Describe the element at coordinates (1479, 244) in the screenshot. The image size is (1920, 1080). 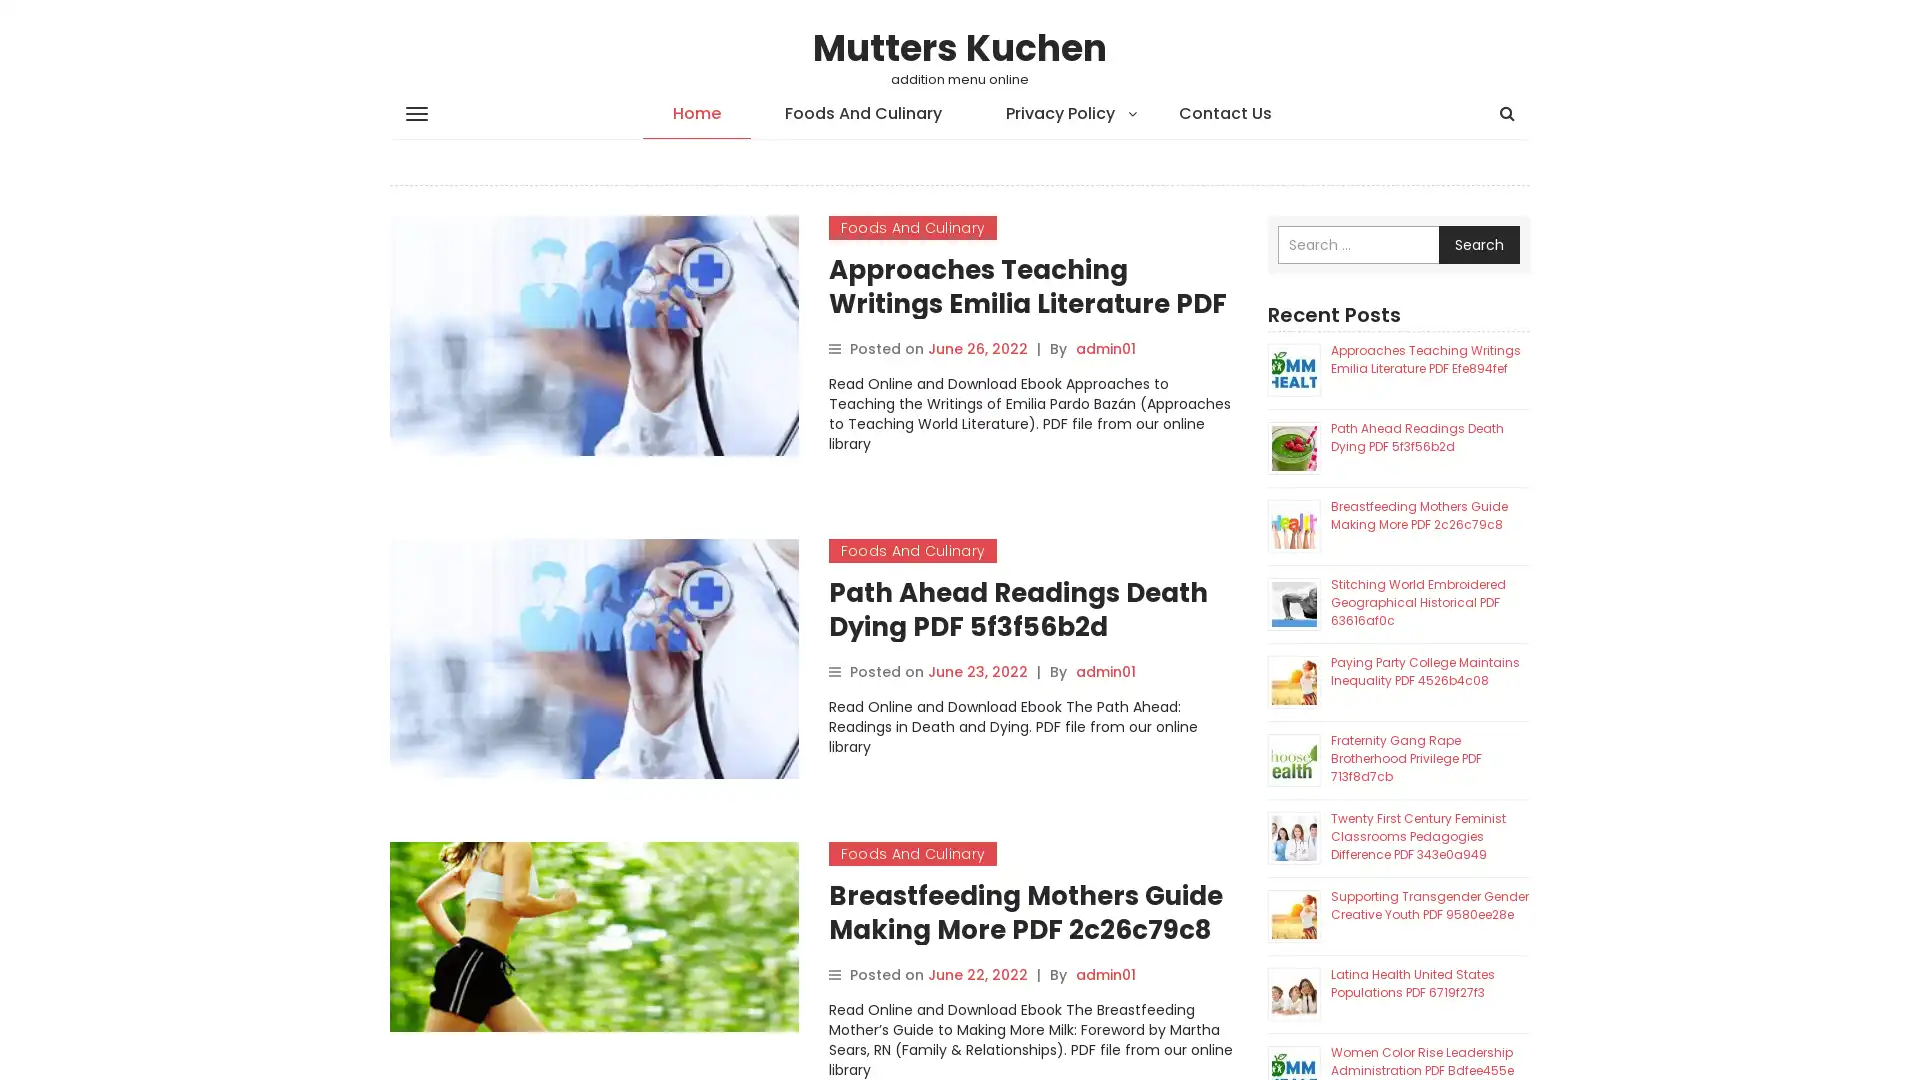
I see `Search` at that location.